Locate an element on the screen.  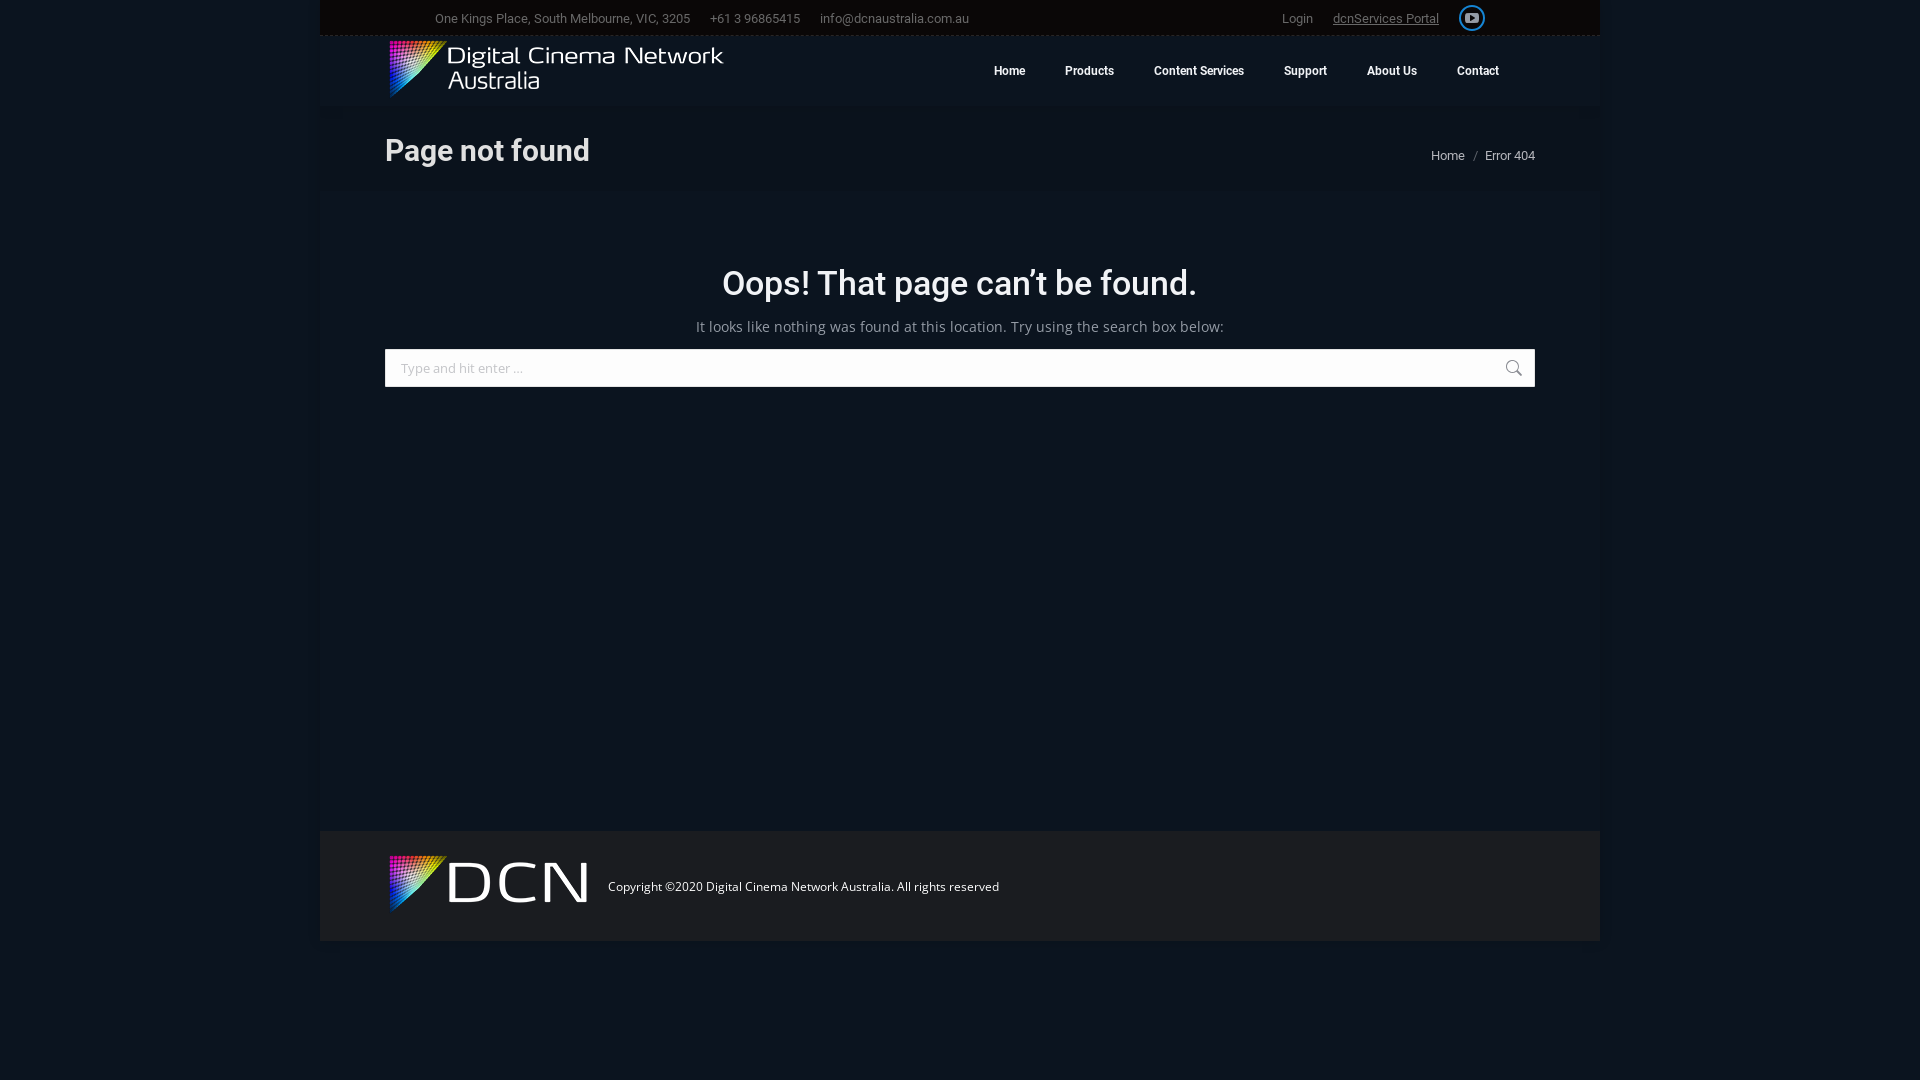
'Products' is located at coordinates (1088, 69).